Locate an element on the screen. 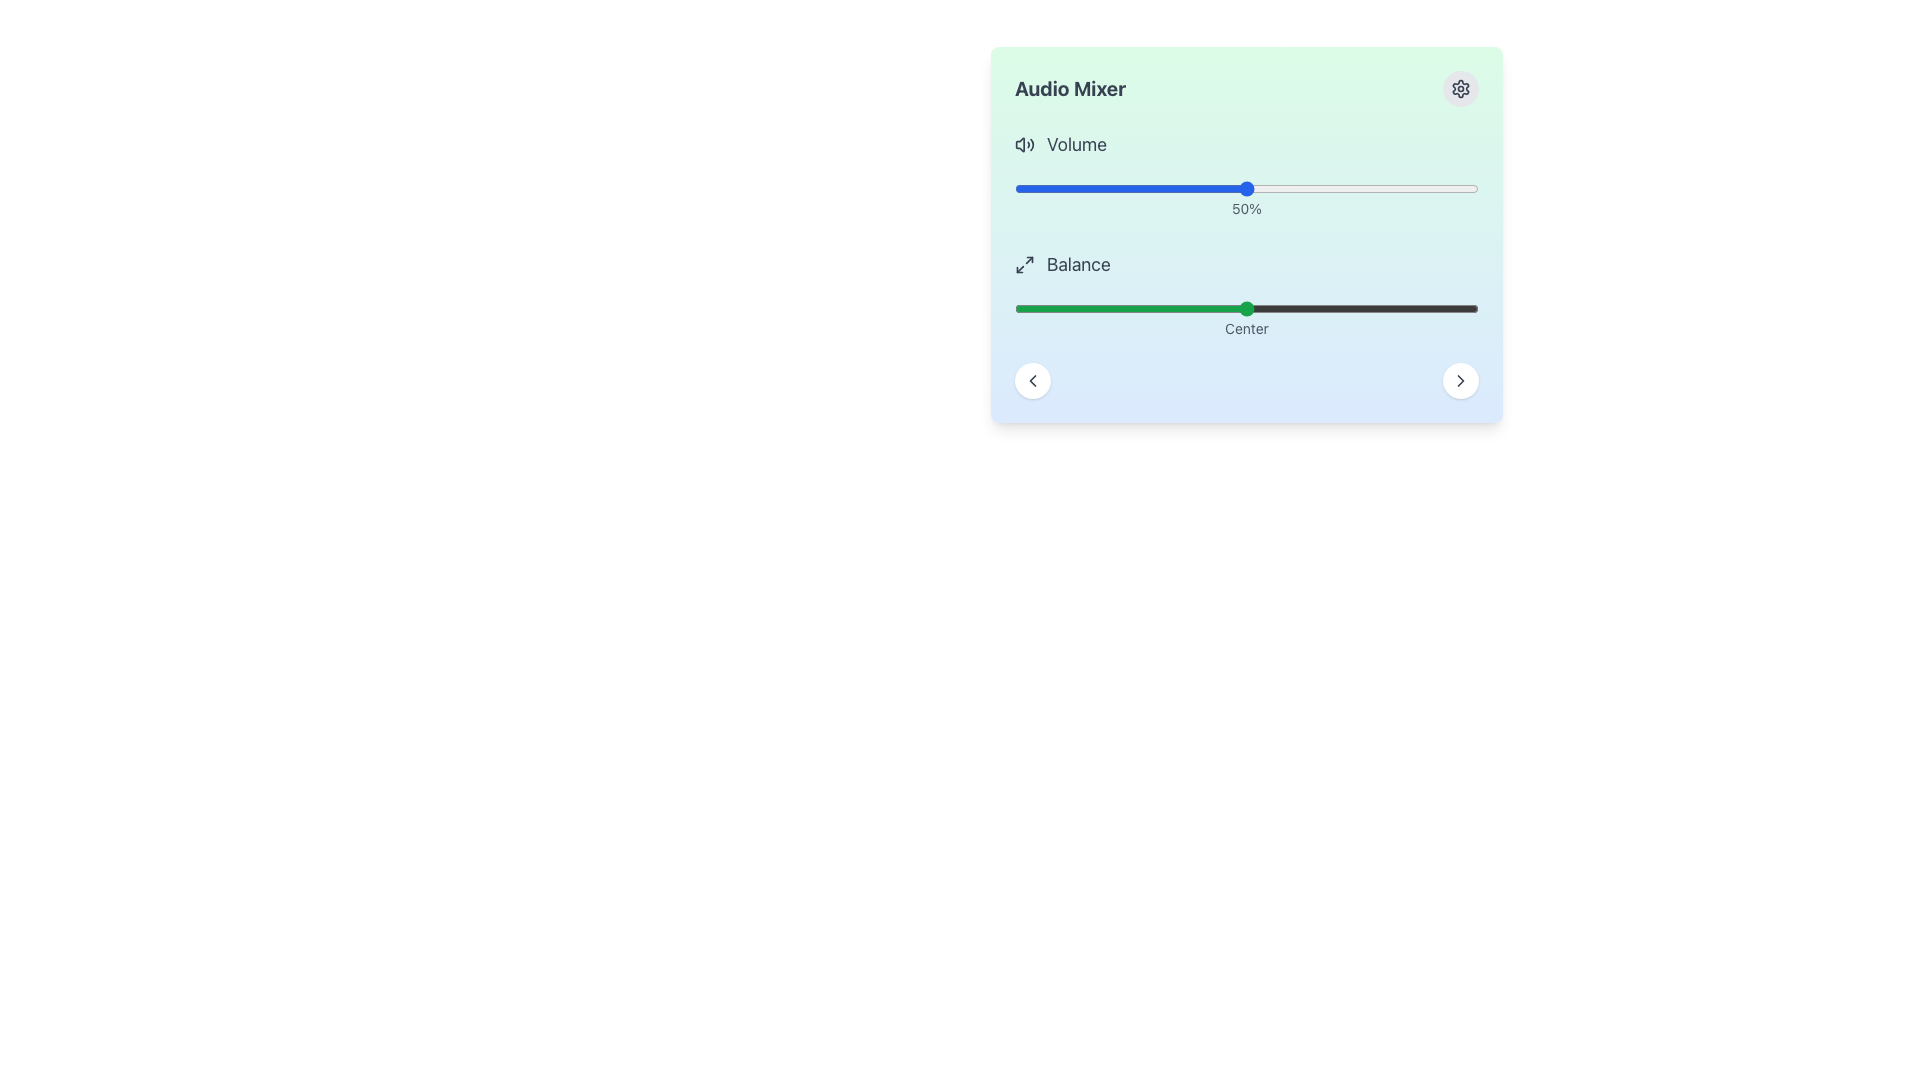  balance is located at coordinates (1154, 308).